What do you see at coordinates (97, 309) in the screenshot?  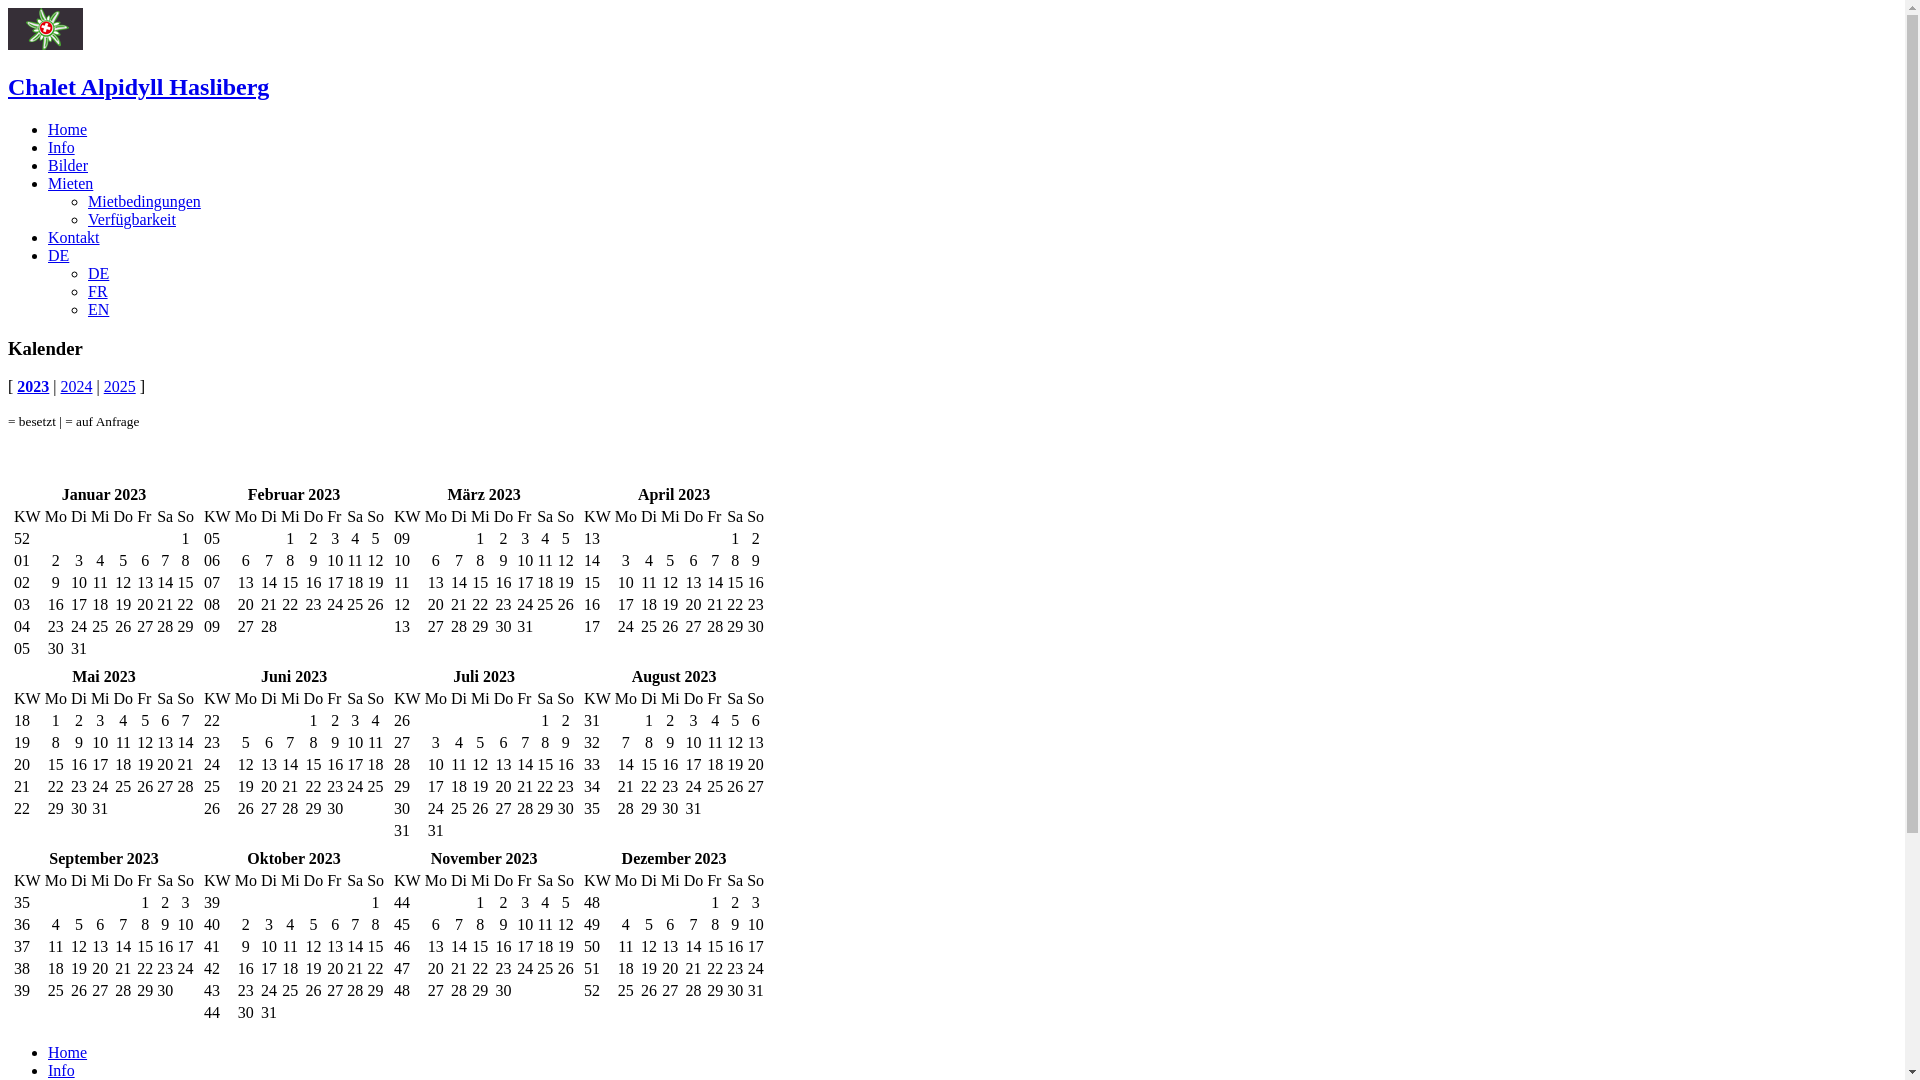 I see `'EN'` at bounding box center [97, 309].